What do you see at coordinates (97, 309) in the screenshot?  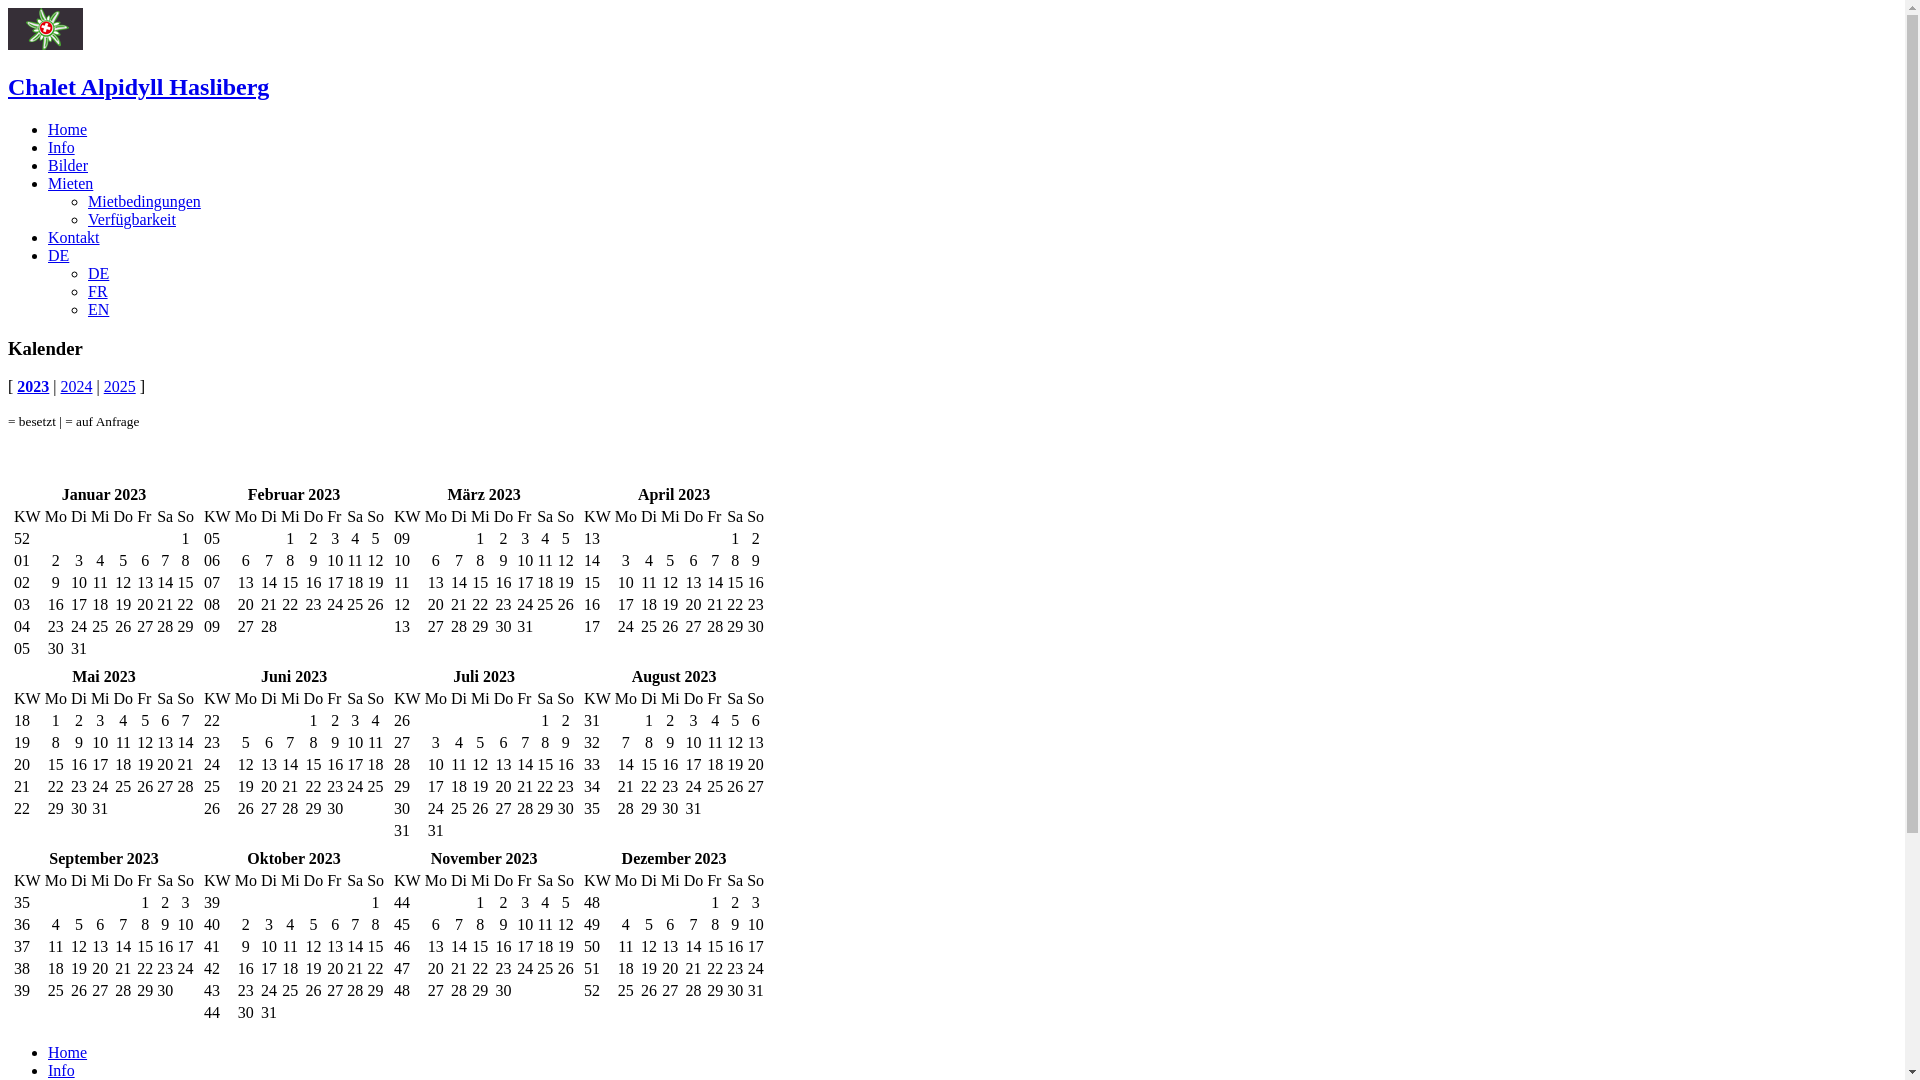 I see `'EN'` at bounding box center [97, 309].